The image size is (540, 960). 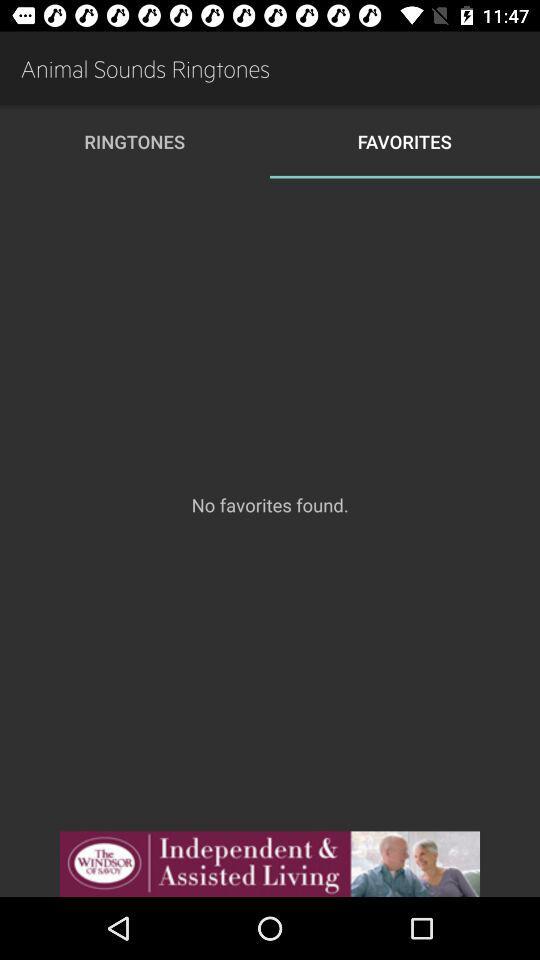 What do you see at coordinates (270, 863) in the screenshot?
I see `remove the adds` at bounding box center [270, 863].